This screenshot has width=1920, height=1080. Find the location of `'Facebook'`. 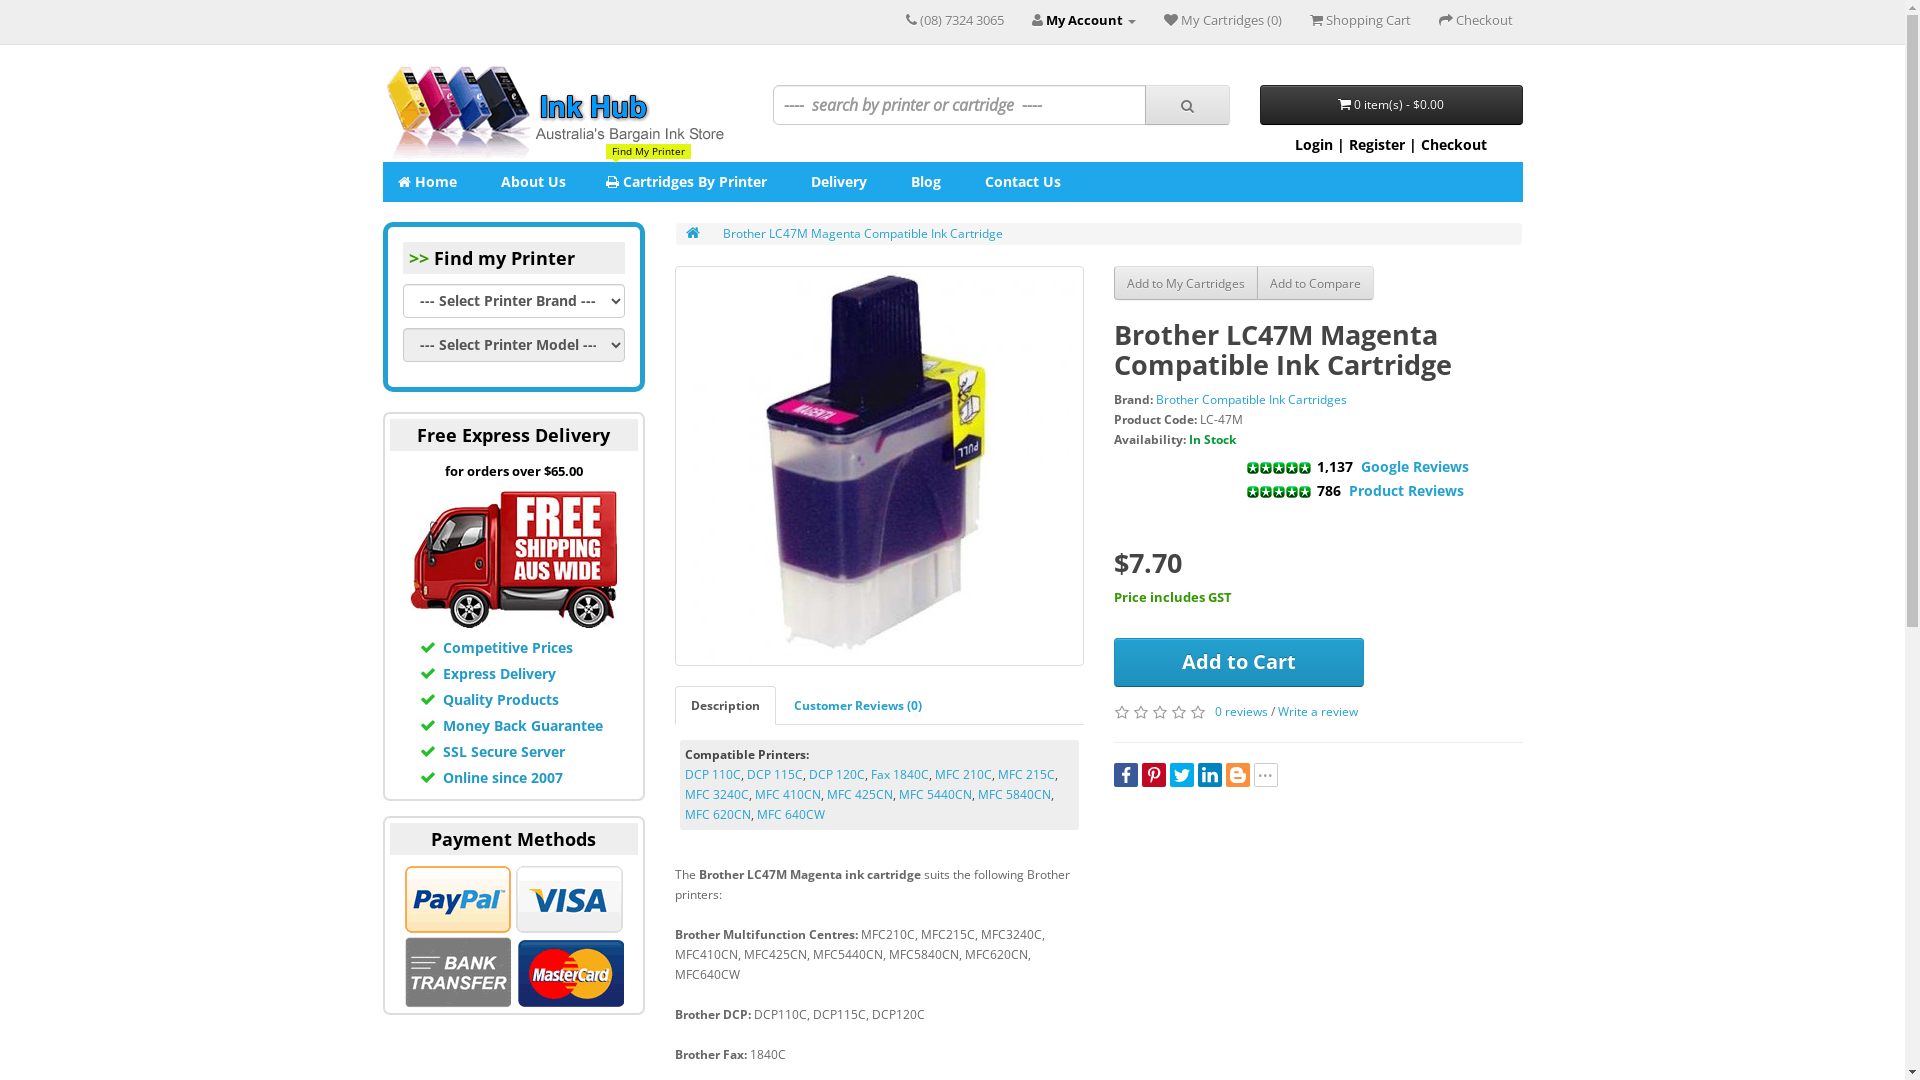

'Facebook' is located at coordinates (1126, 774).